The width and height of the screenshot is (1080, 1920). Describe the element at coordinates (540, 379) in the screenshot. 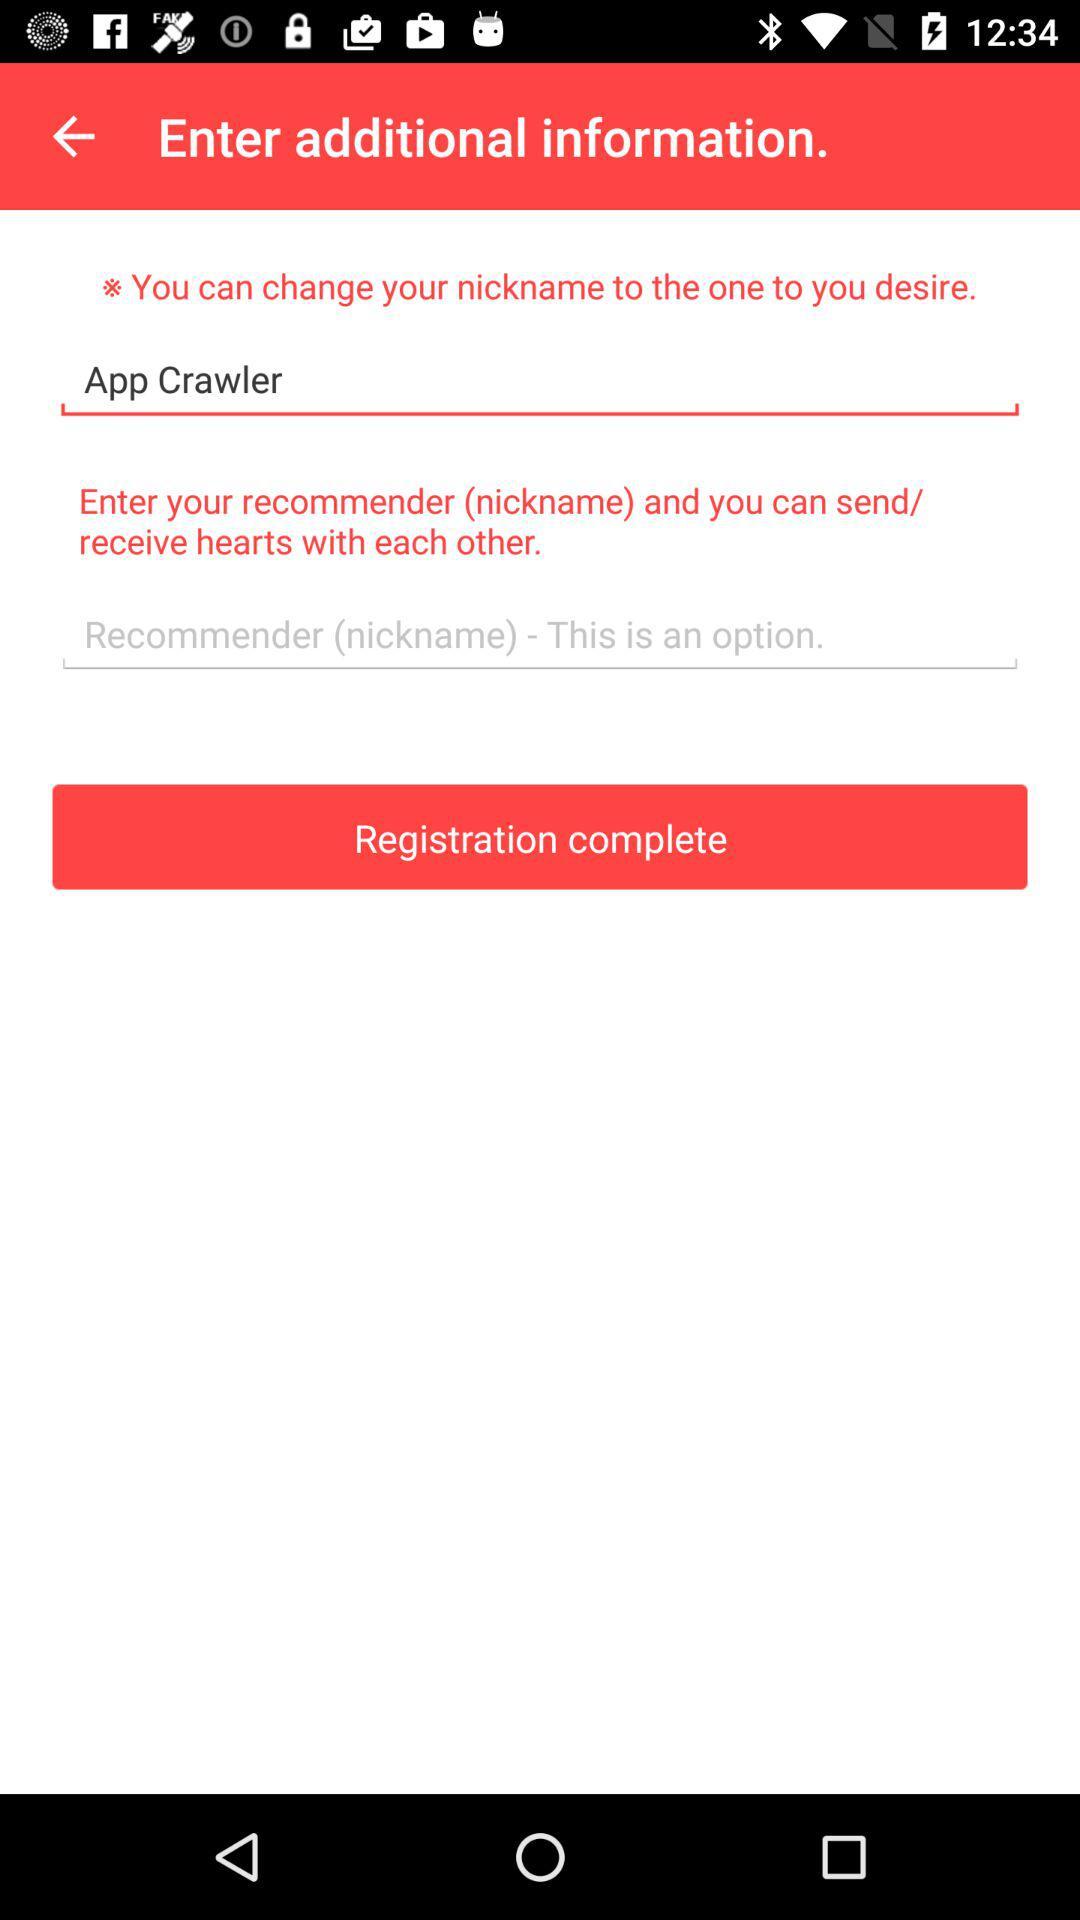

I see `app crawler item` at that location.